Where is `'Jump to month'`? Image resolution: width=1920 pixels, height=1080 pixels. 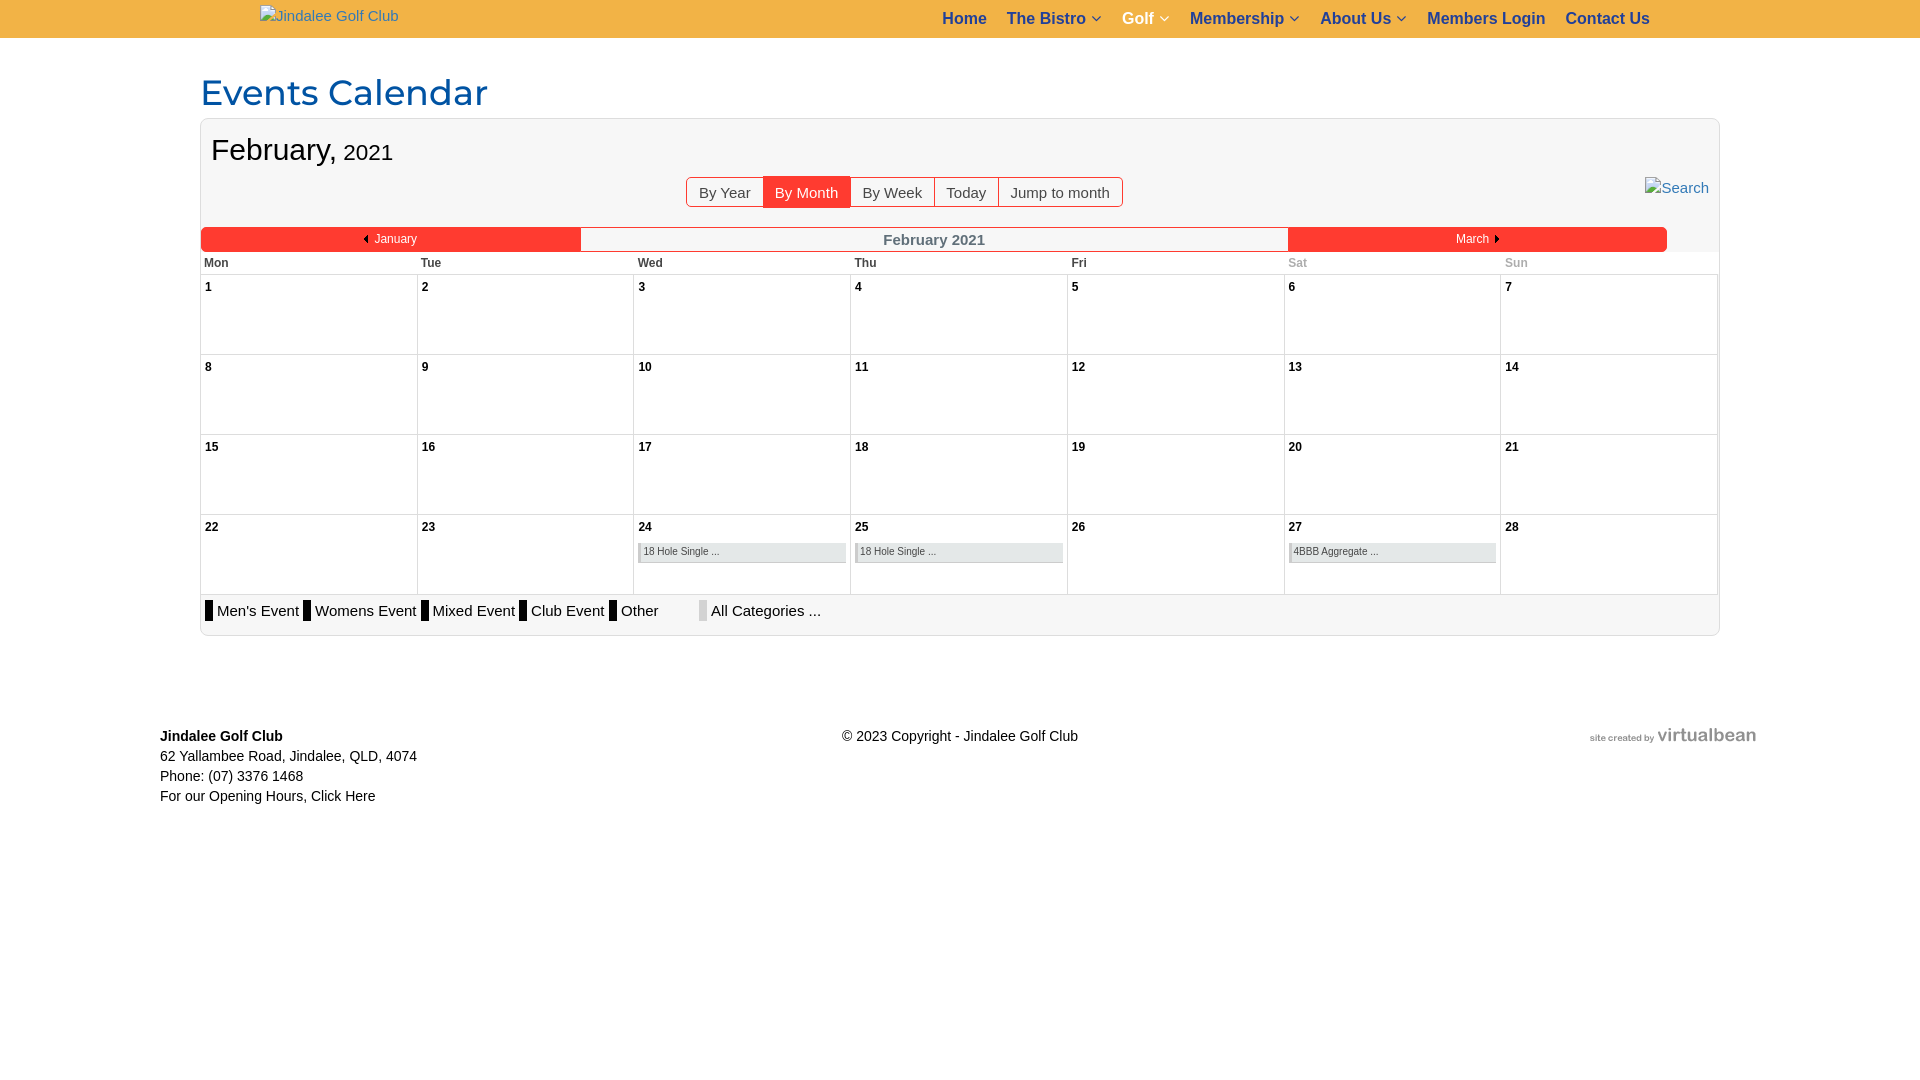 'Jump to month' is located at coordinates (1059, 192).